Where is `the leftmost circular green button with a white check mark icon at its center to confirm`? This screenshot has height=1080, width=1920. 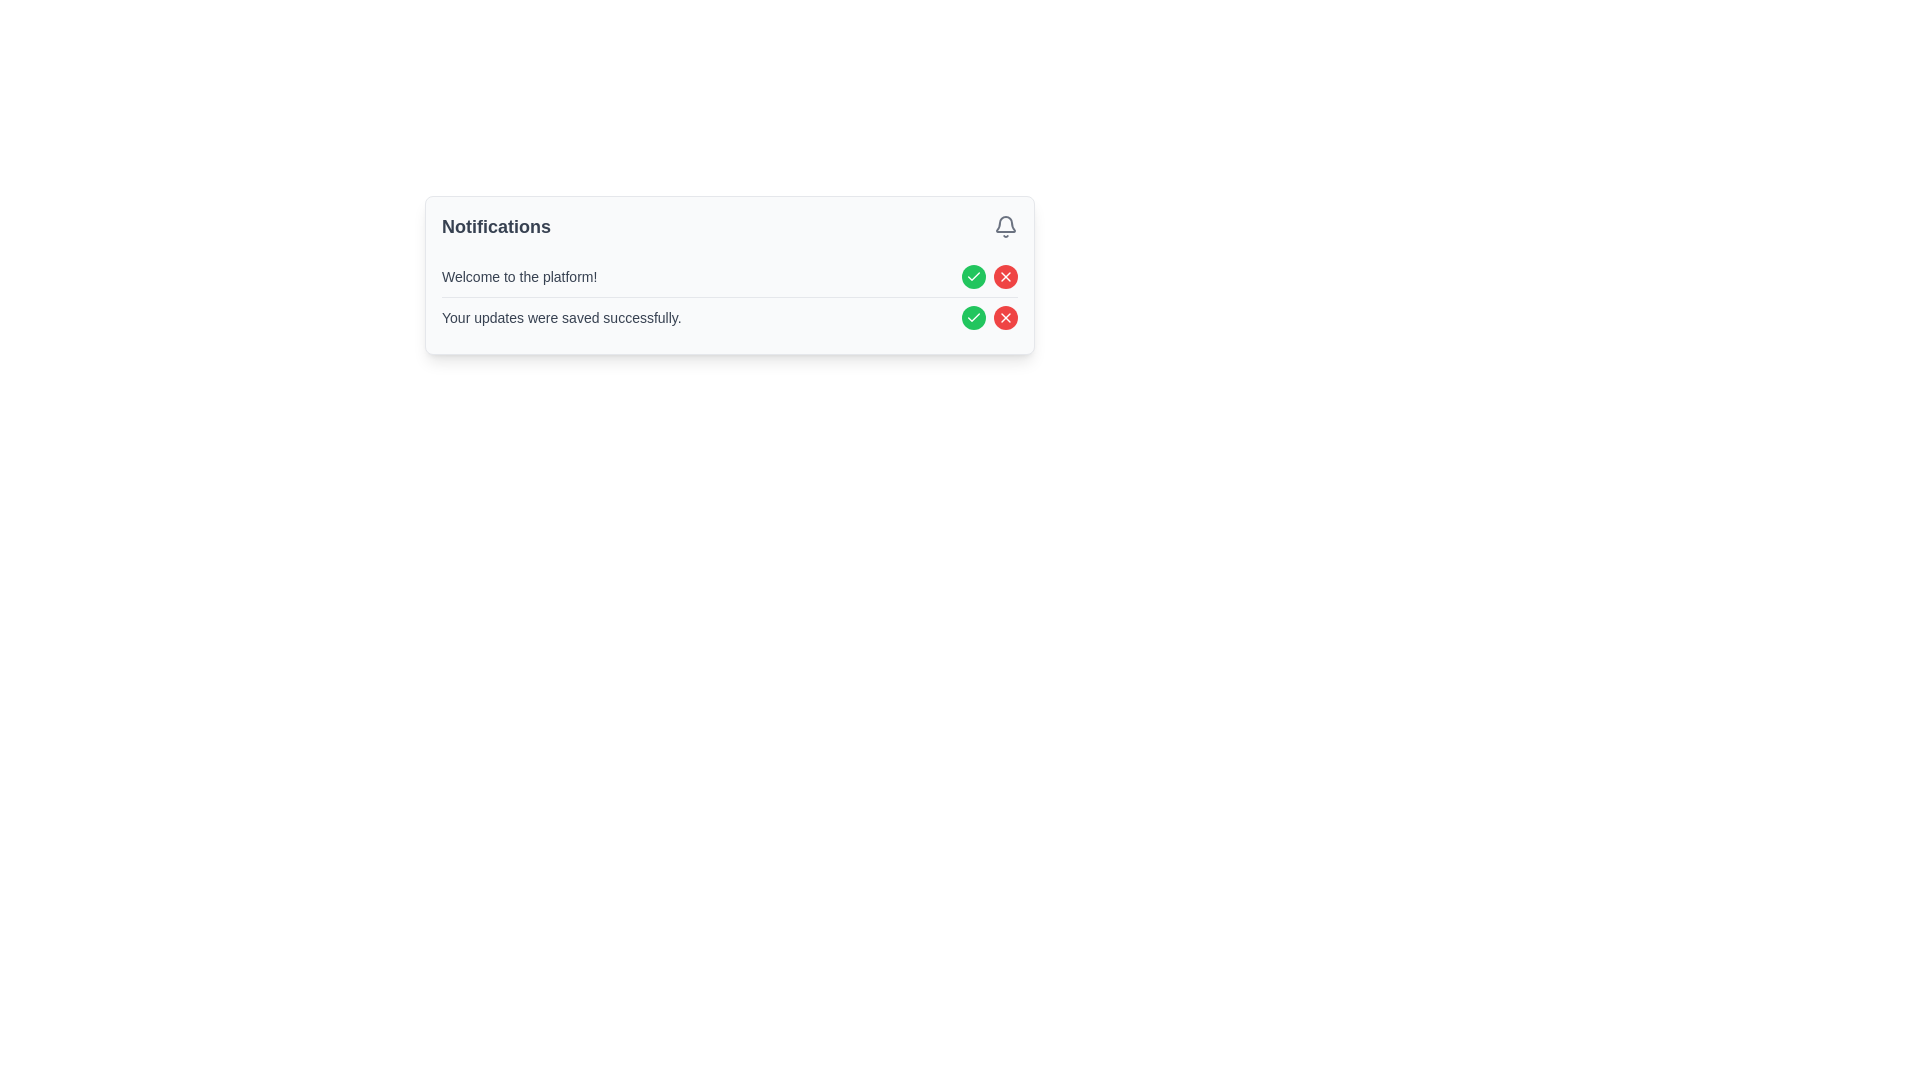
the leftmost circular green button with a white check mark icon at its center to confirm is located at coordinates (974, 277).